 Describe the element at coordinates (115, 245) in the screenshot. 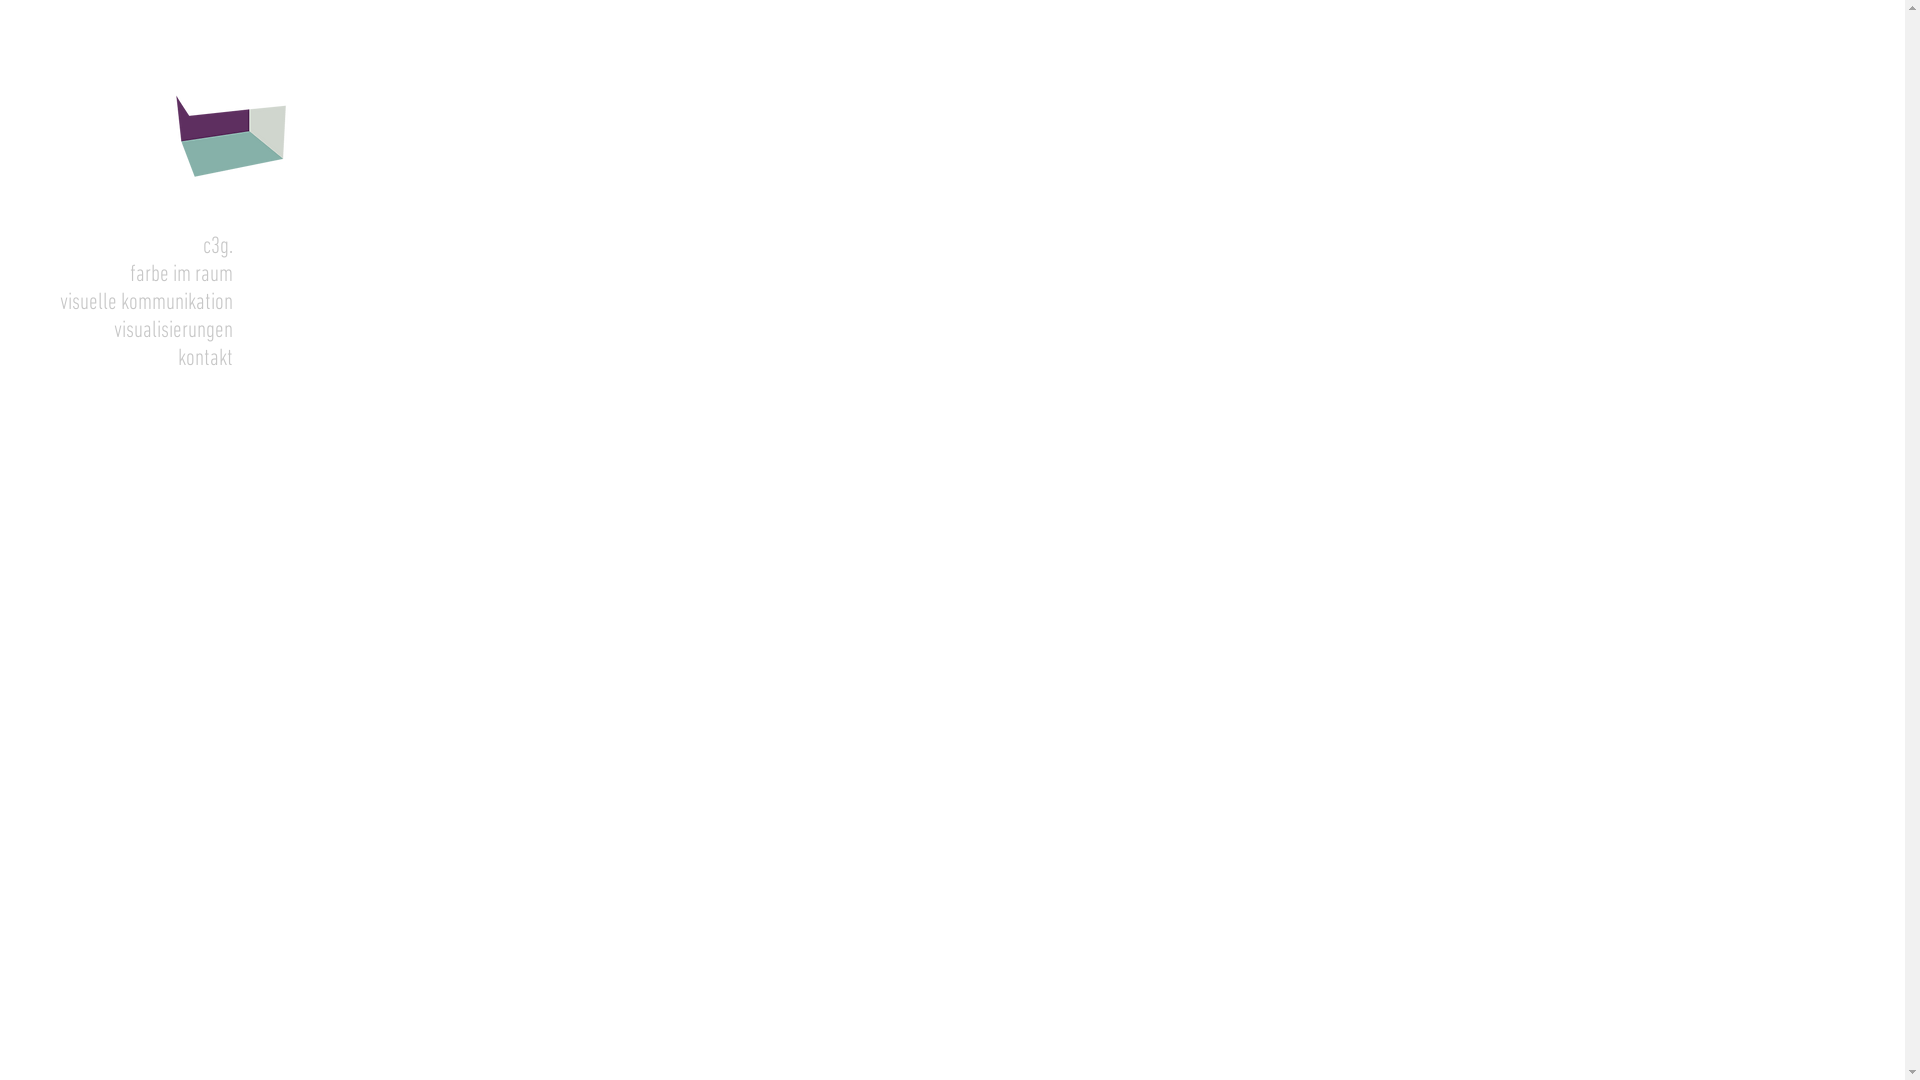

I see `'c3g.'` at that location.